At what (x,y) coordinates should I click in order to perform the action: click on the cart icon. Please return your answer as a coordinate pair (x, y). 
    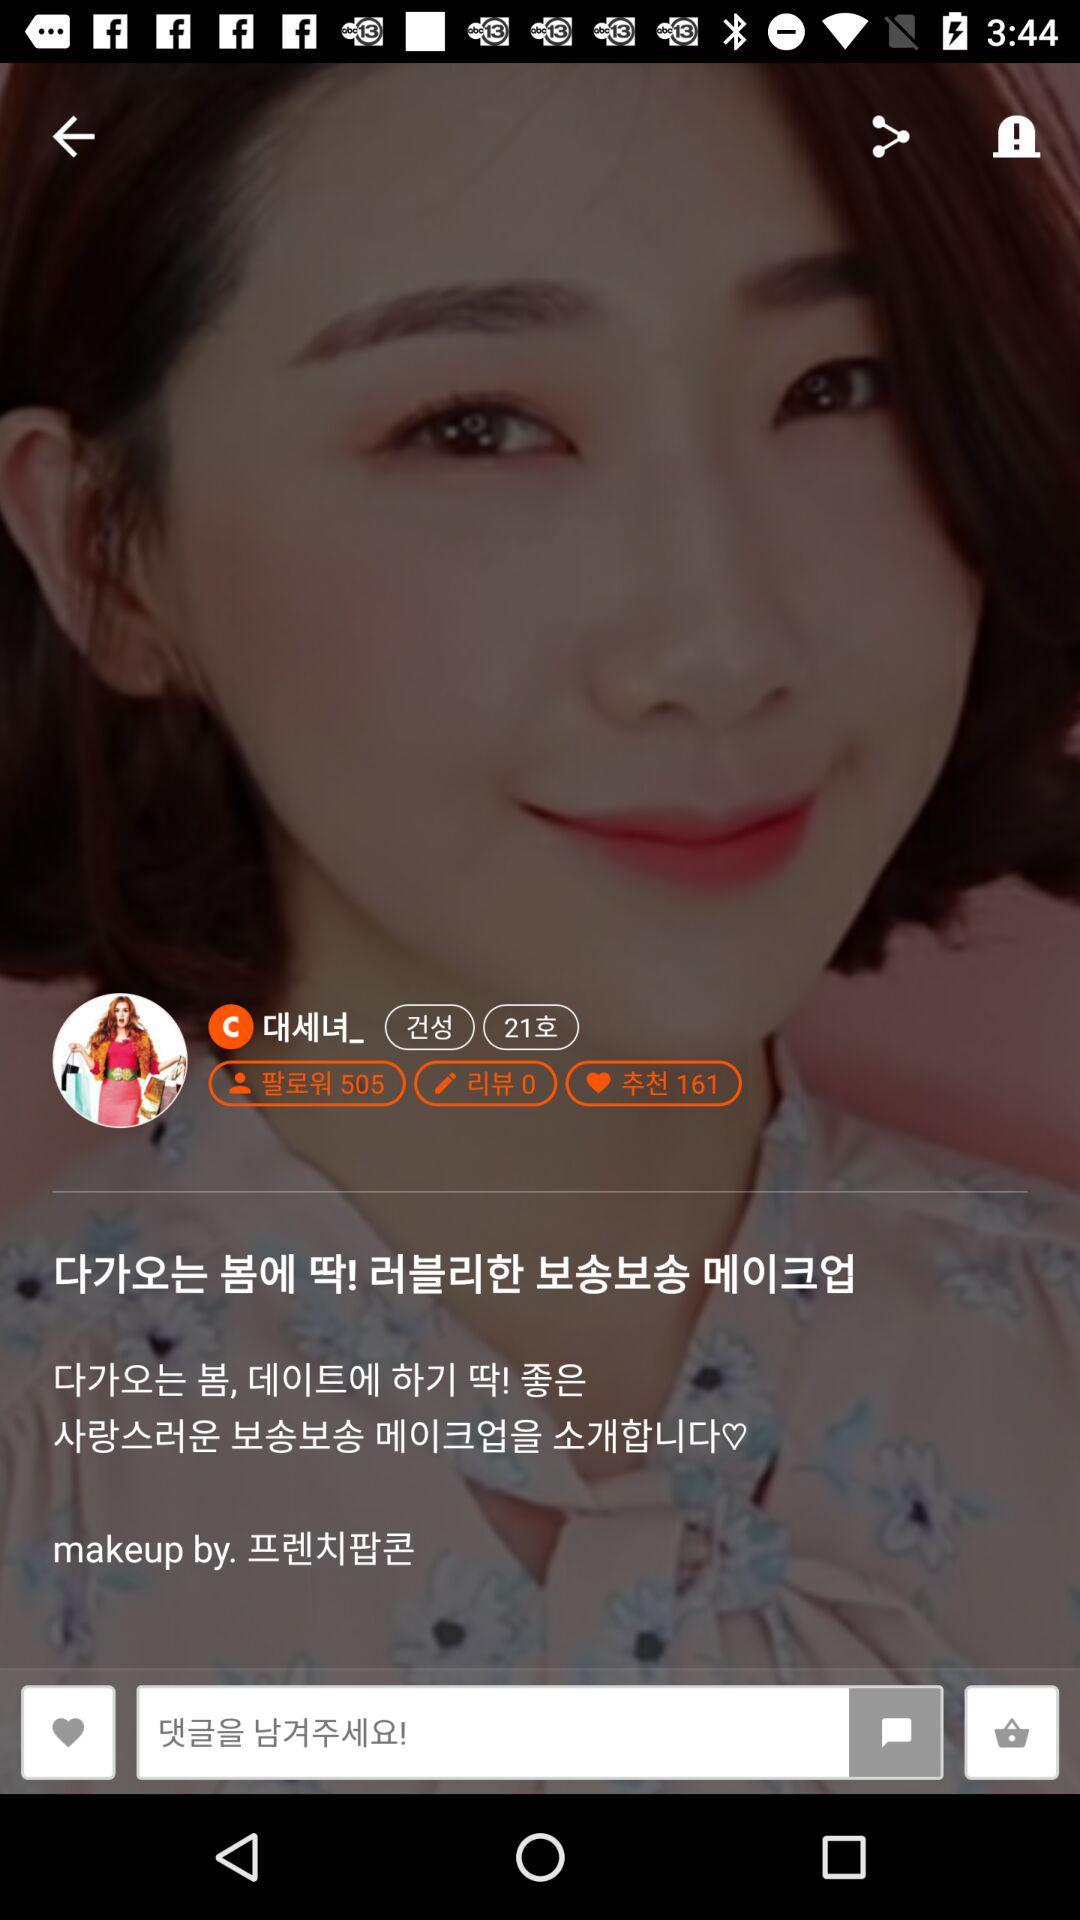
    Looking at the image, I should click on (1011, 1731).